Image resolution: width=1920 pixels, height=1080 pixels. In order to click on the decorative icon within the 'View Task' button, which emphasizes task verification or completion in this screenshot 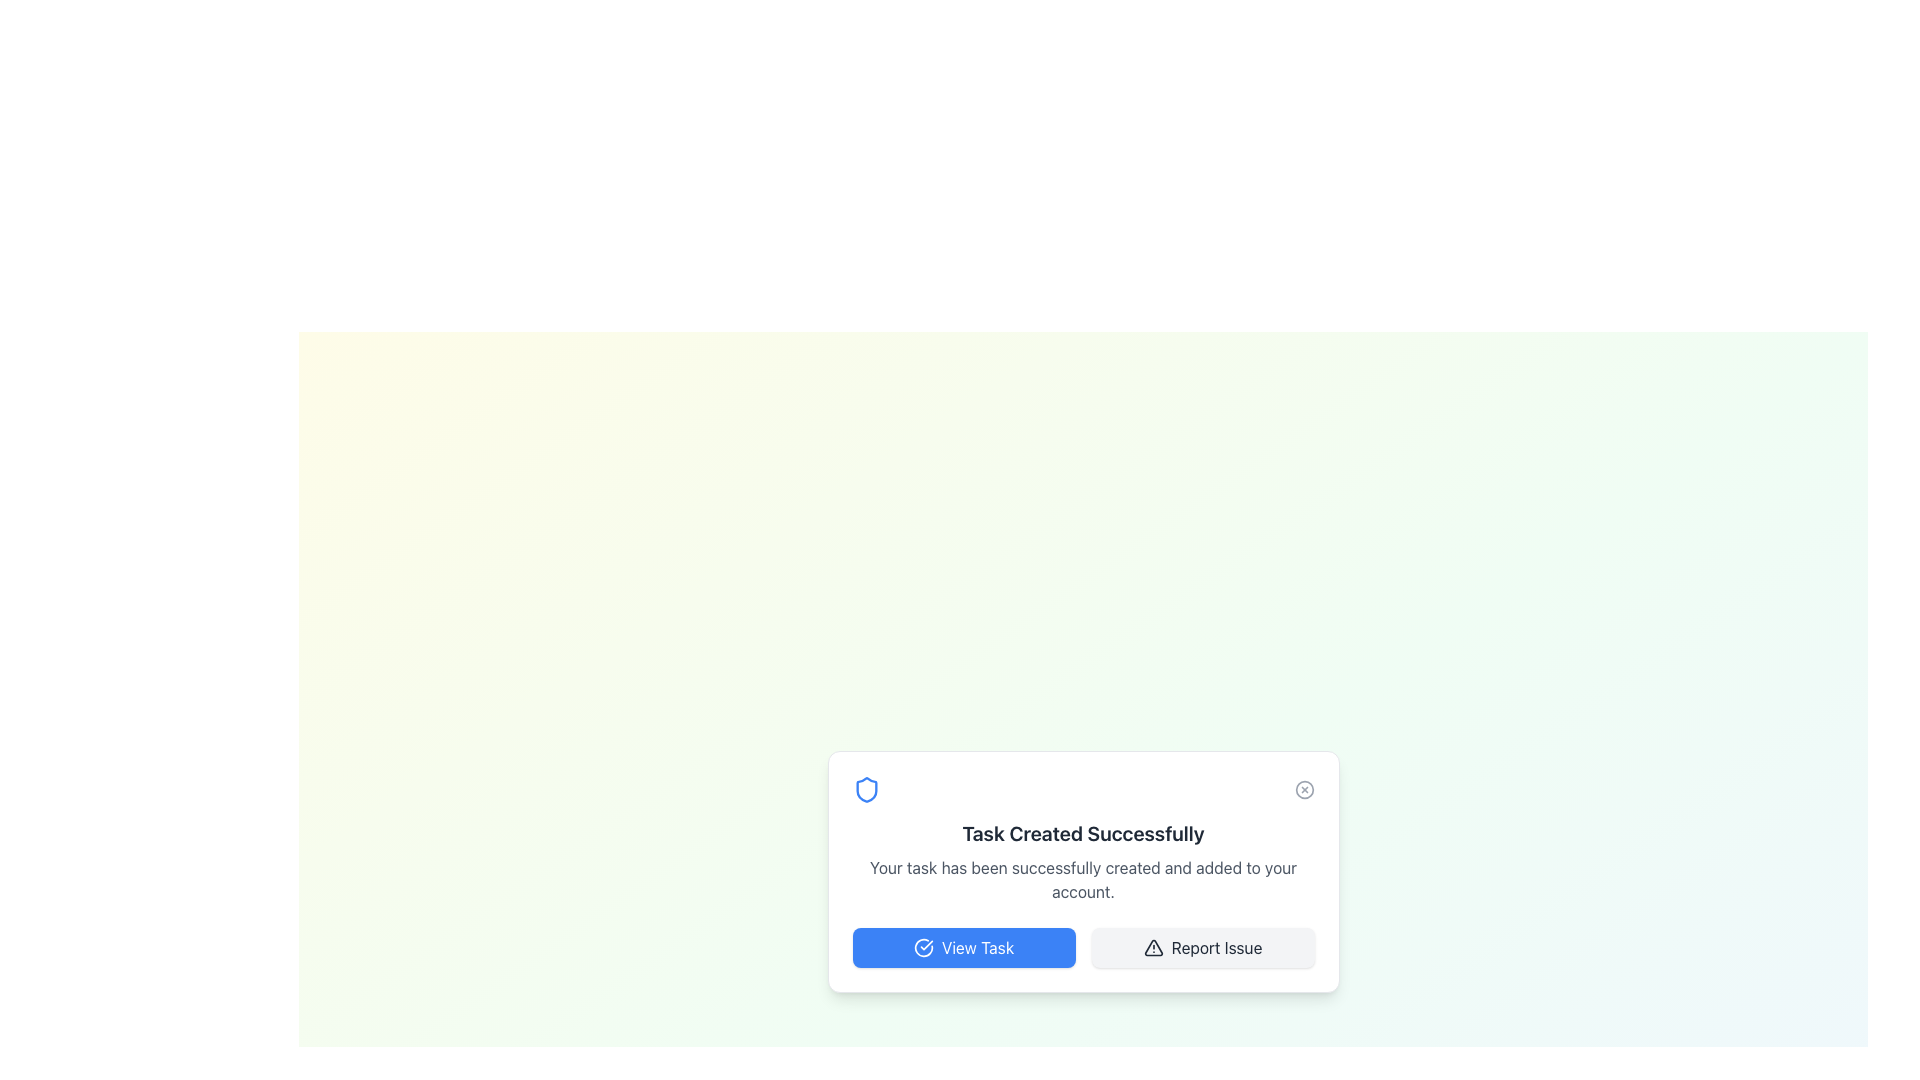, I will do `click(921, 947)`.